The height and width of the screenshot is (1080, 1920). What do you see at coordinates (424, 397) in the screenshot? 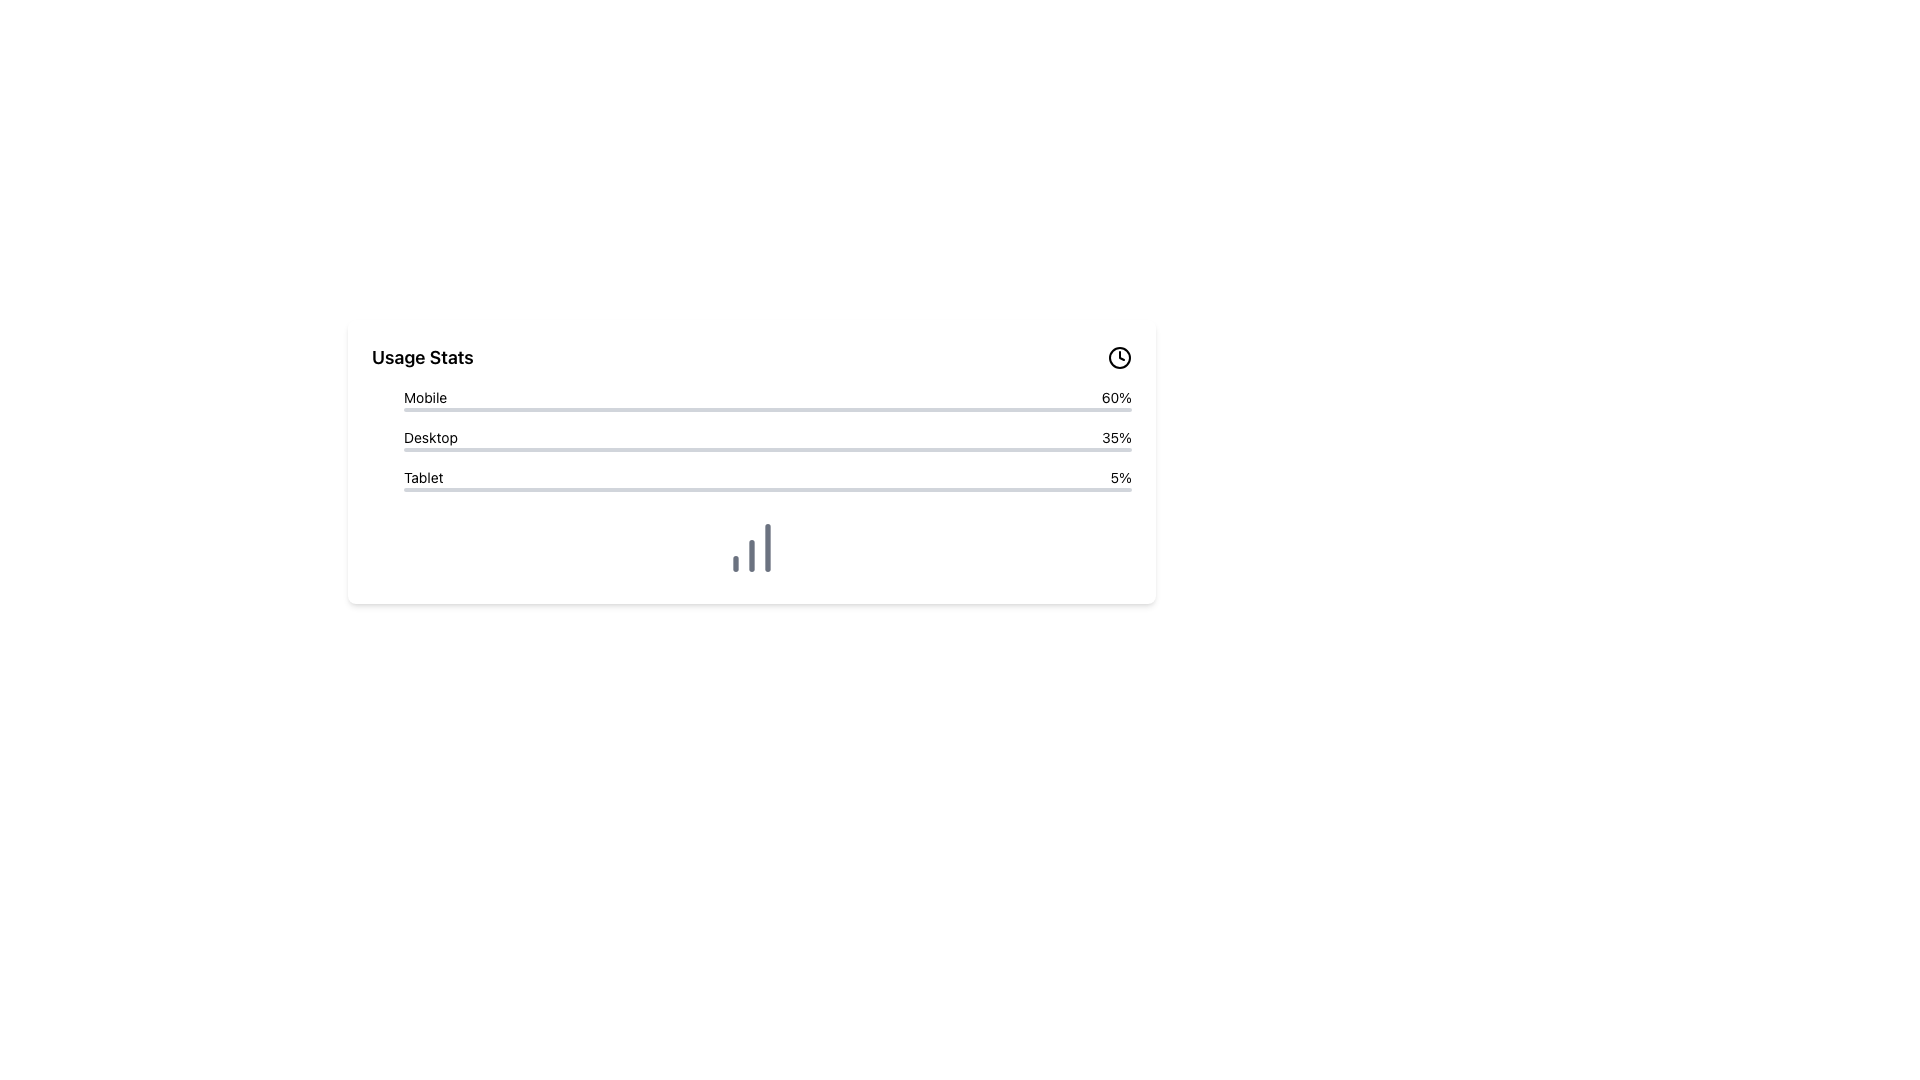
I see `the 'Mobile' label in the usage statistics table, which is displayed in bold, black sans-serif font and located in the leftmost position of the topmost row under 'Usage Stats'` at bounding box center [424, 397].